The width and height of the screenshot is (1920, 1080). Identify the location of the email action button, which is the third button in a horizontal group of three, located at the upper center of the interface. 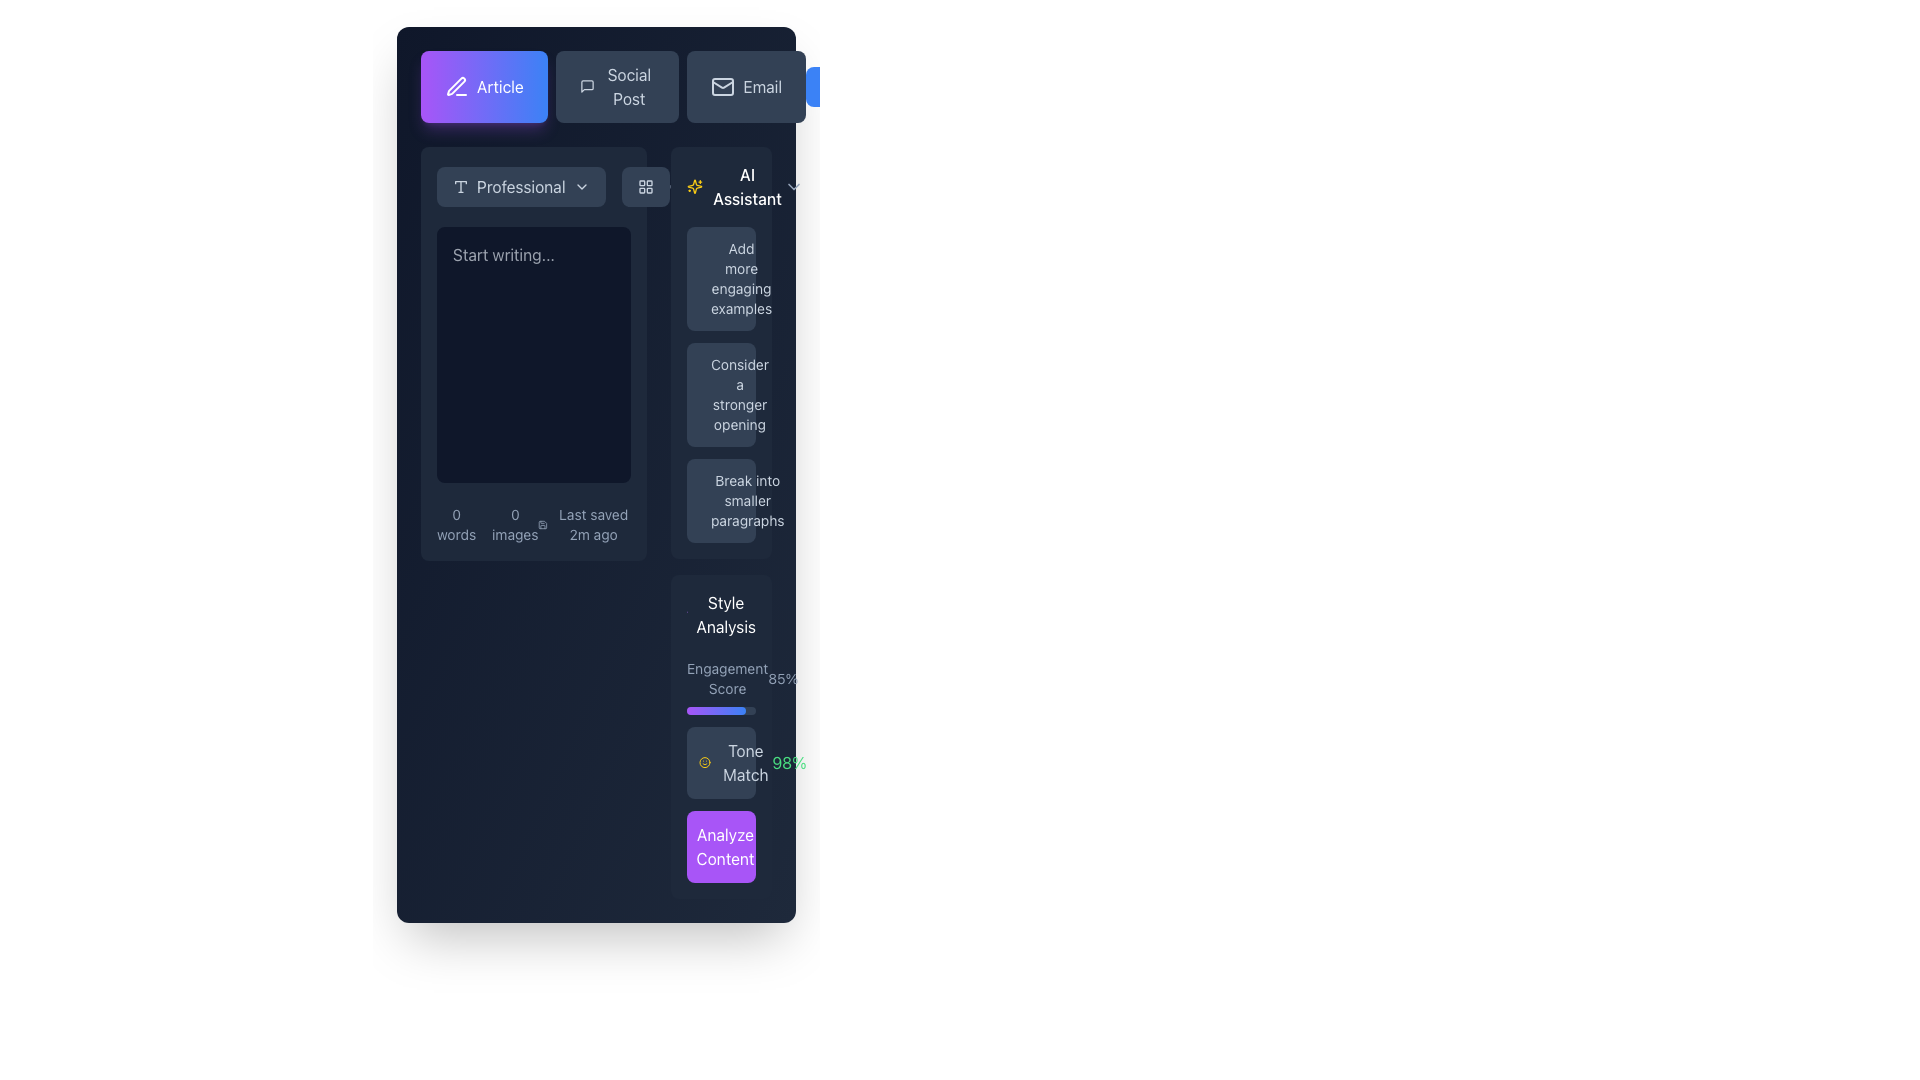
(745, 86).